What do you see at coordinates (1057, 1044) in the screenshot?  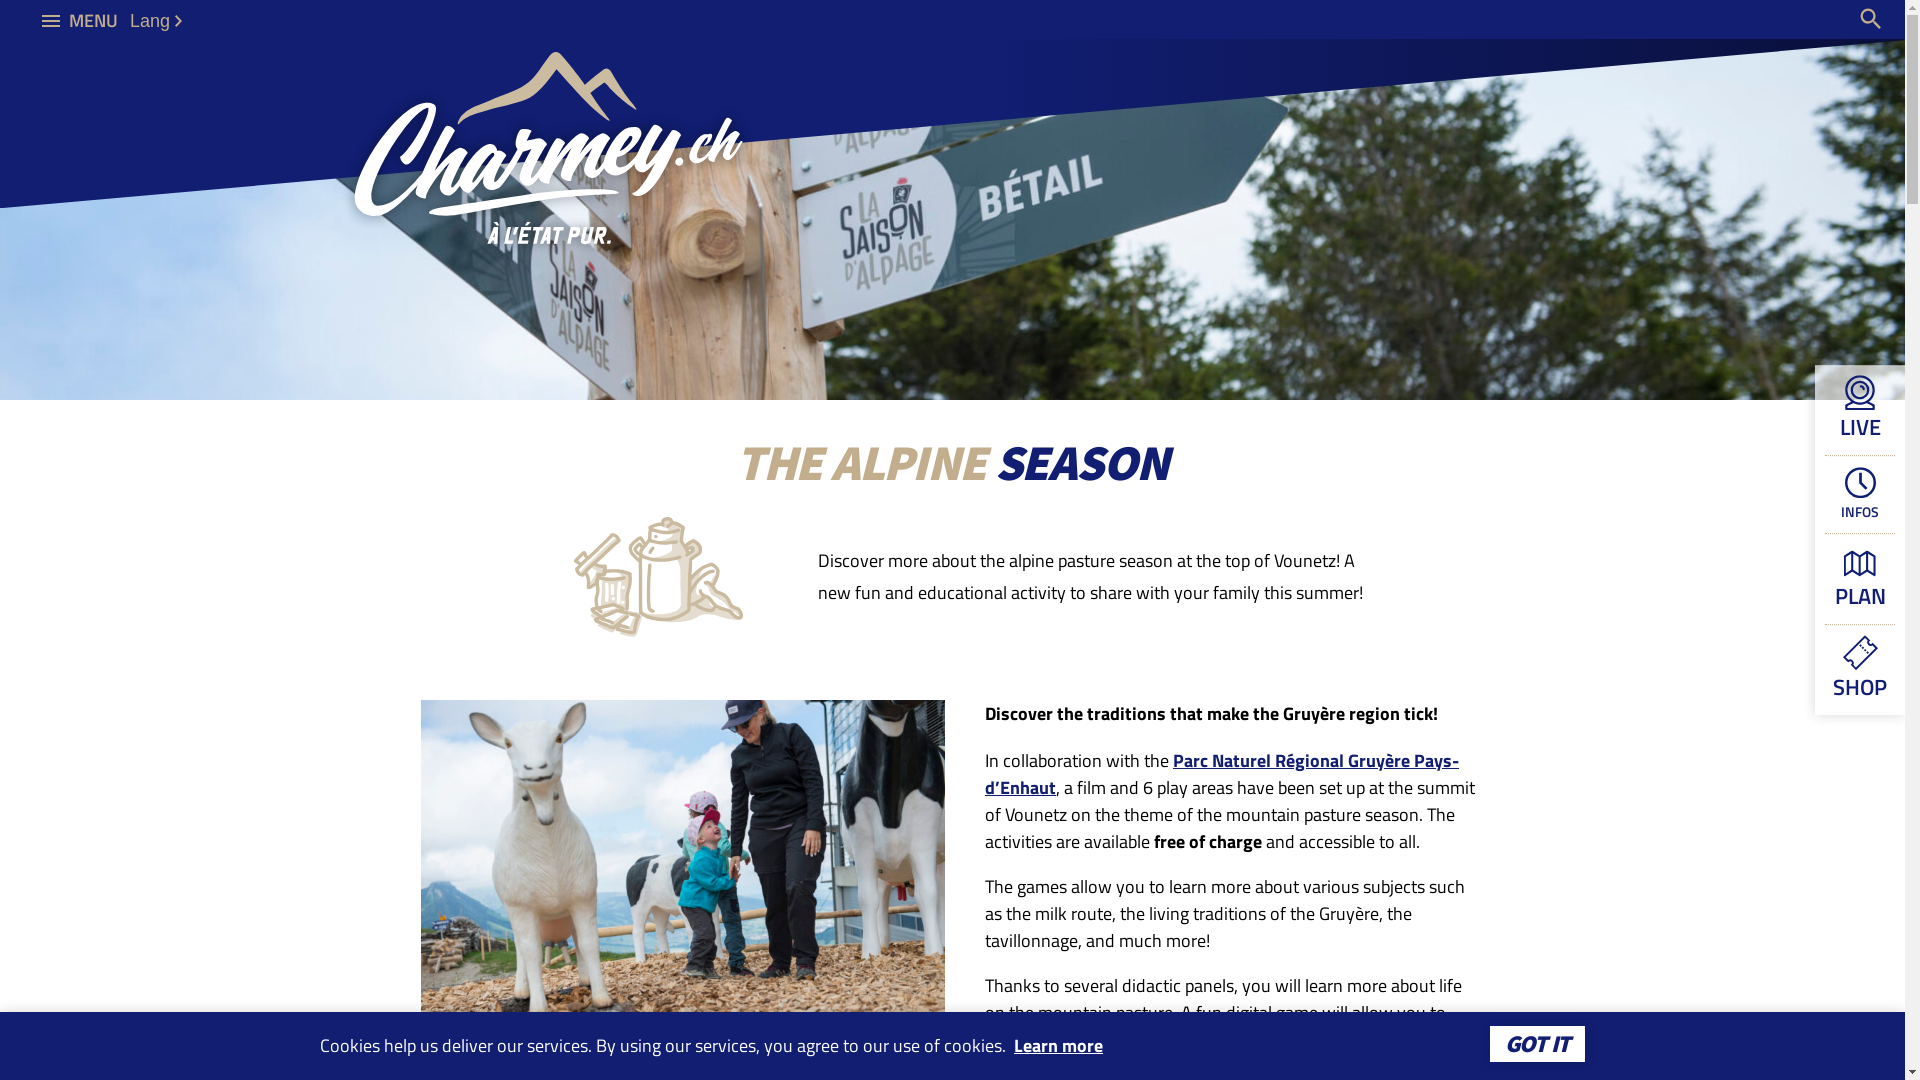 I see `'Learn more'` at bounding box center [1057, 1044].